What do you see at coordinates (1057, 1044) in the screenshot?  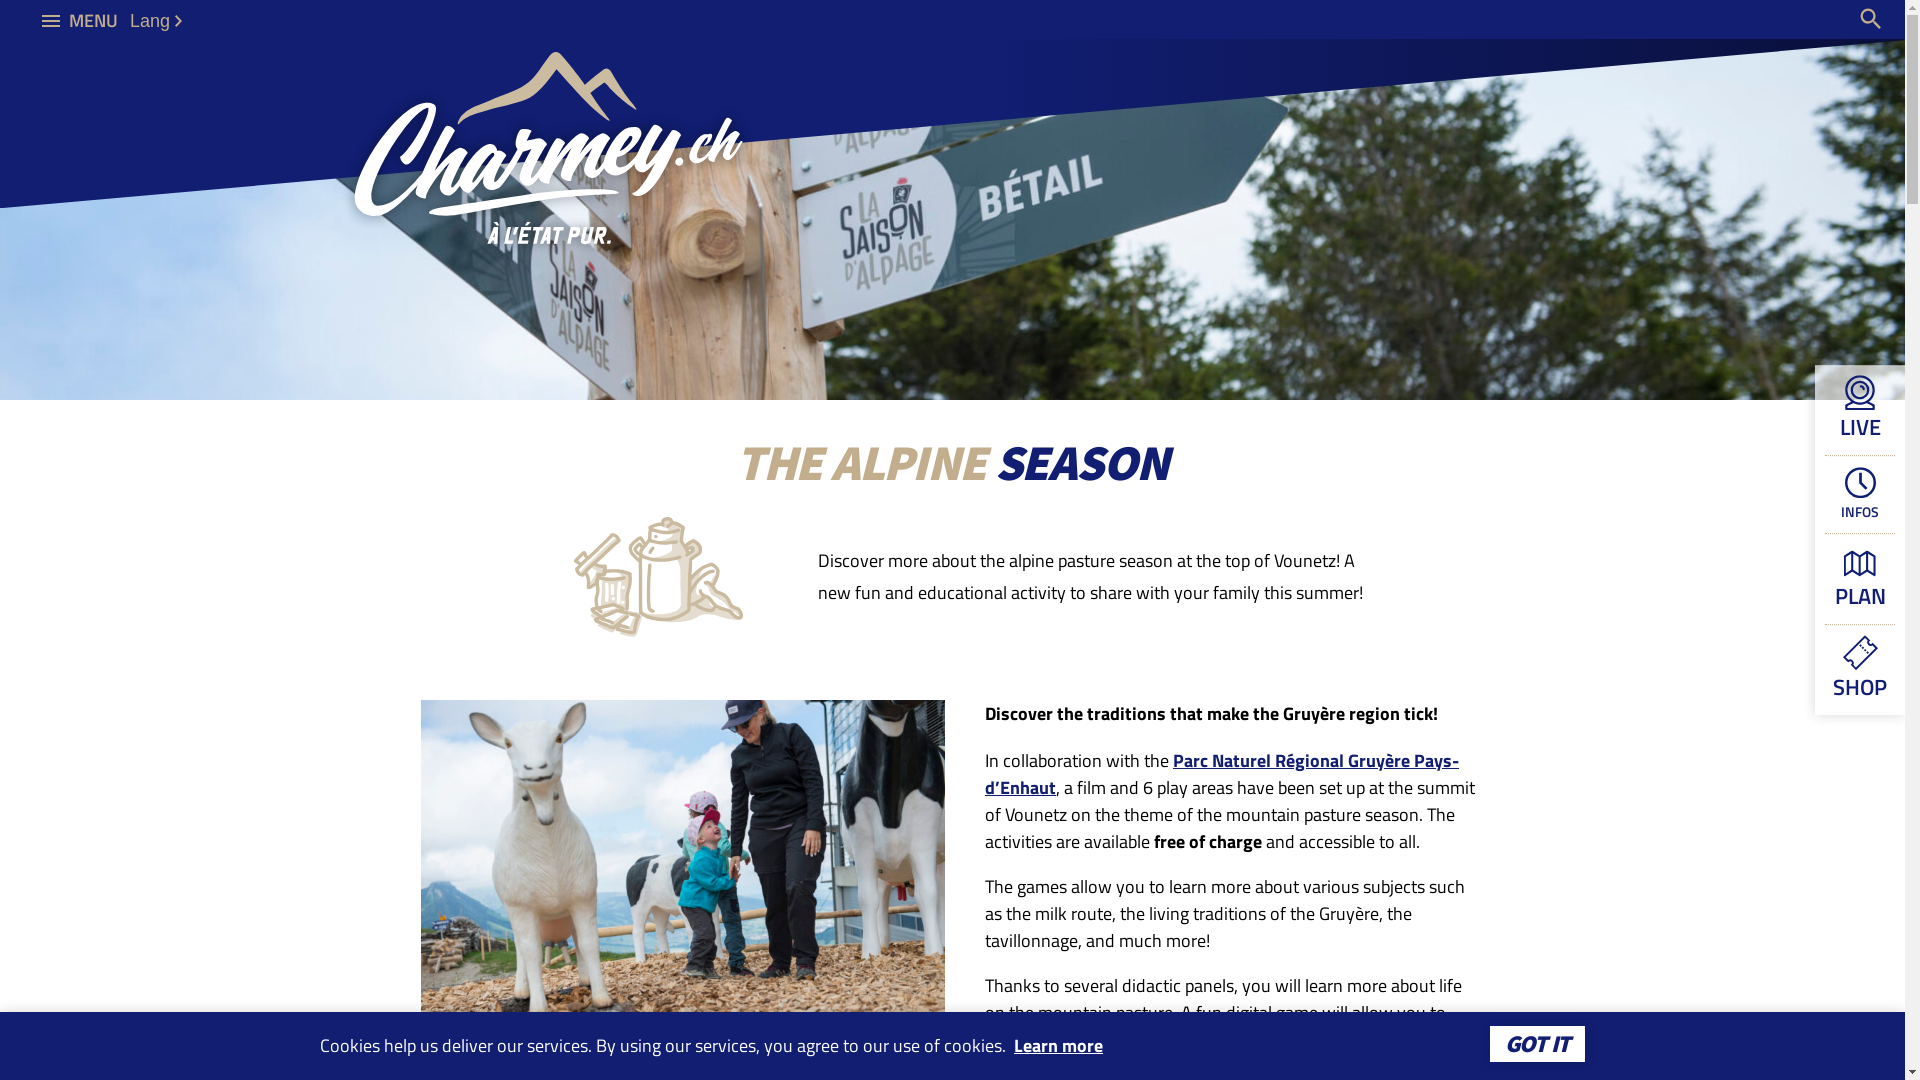 I see `'Learn more'` at bounding box center [1057, 1044].